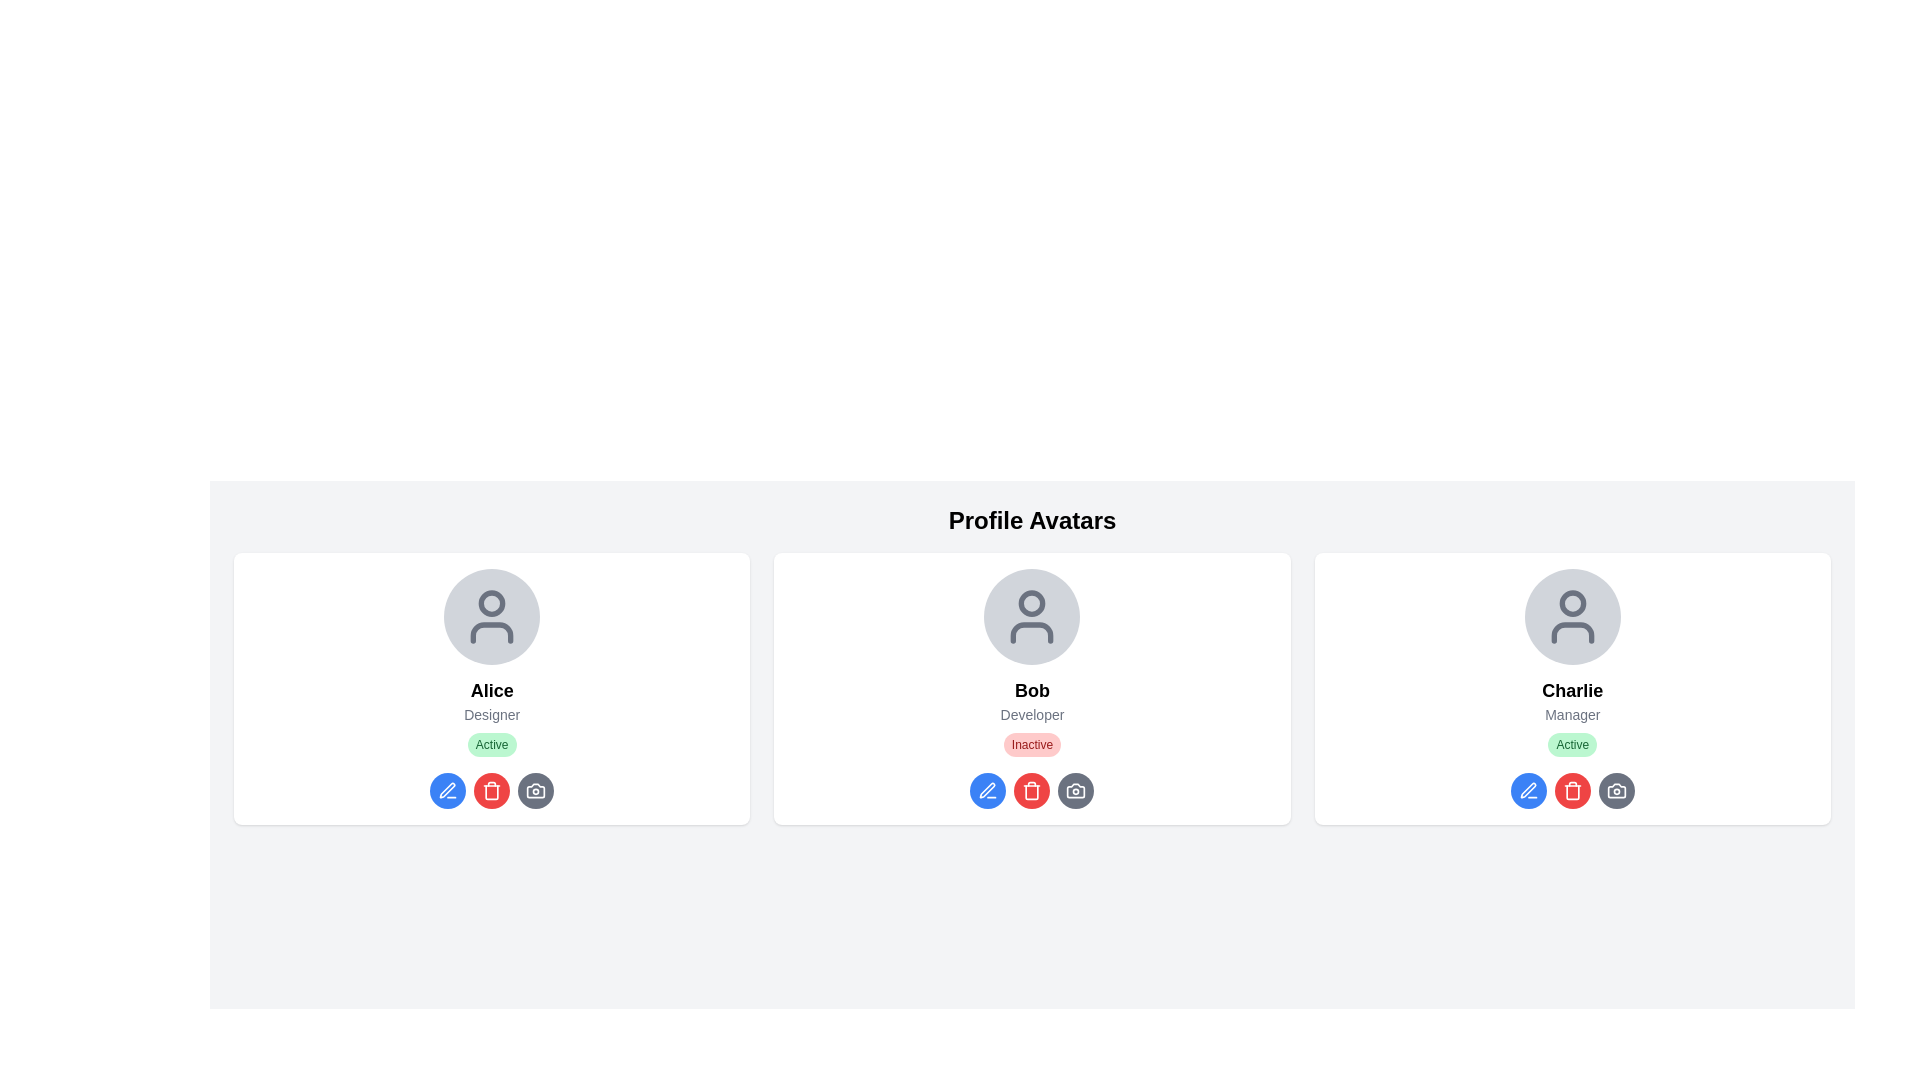  Describe the element at coordinates (1032, 616) in the screenshot. I see `the user profile icon` at that location.